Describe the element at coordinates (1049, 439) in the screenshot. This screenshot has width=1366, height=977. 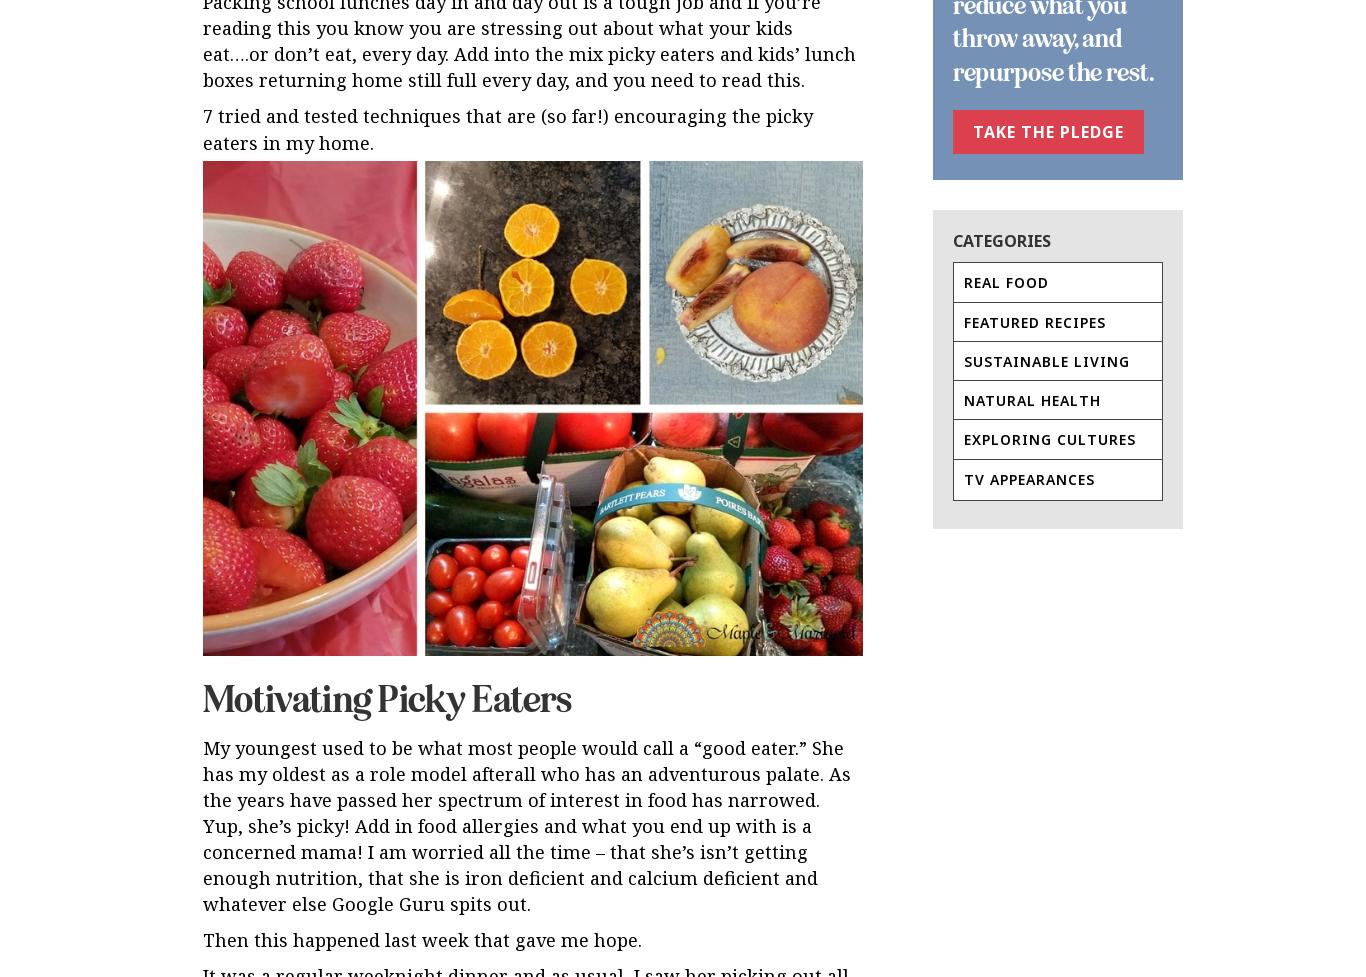
I see `'Exploring Cultures'` at that location.